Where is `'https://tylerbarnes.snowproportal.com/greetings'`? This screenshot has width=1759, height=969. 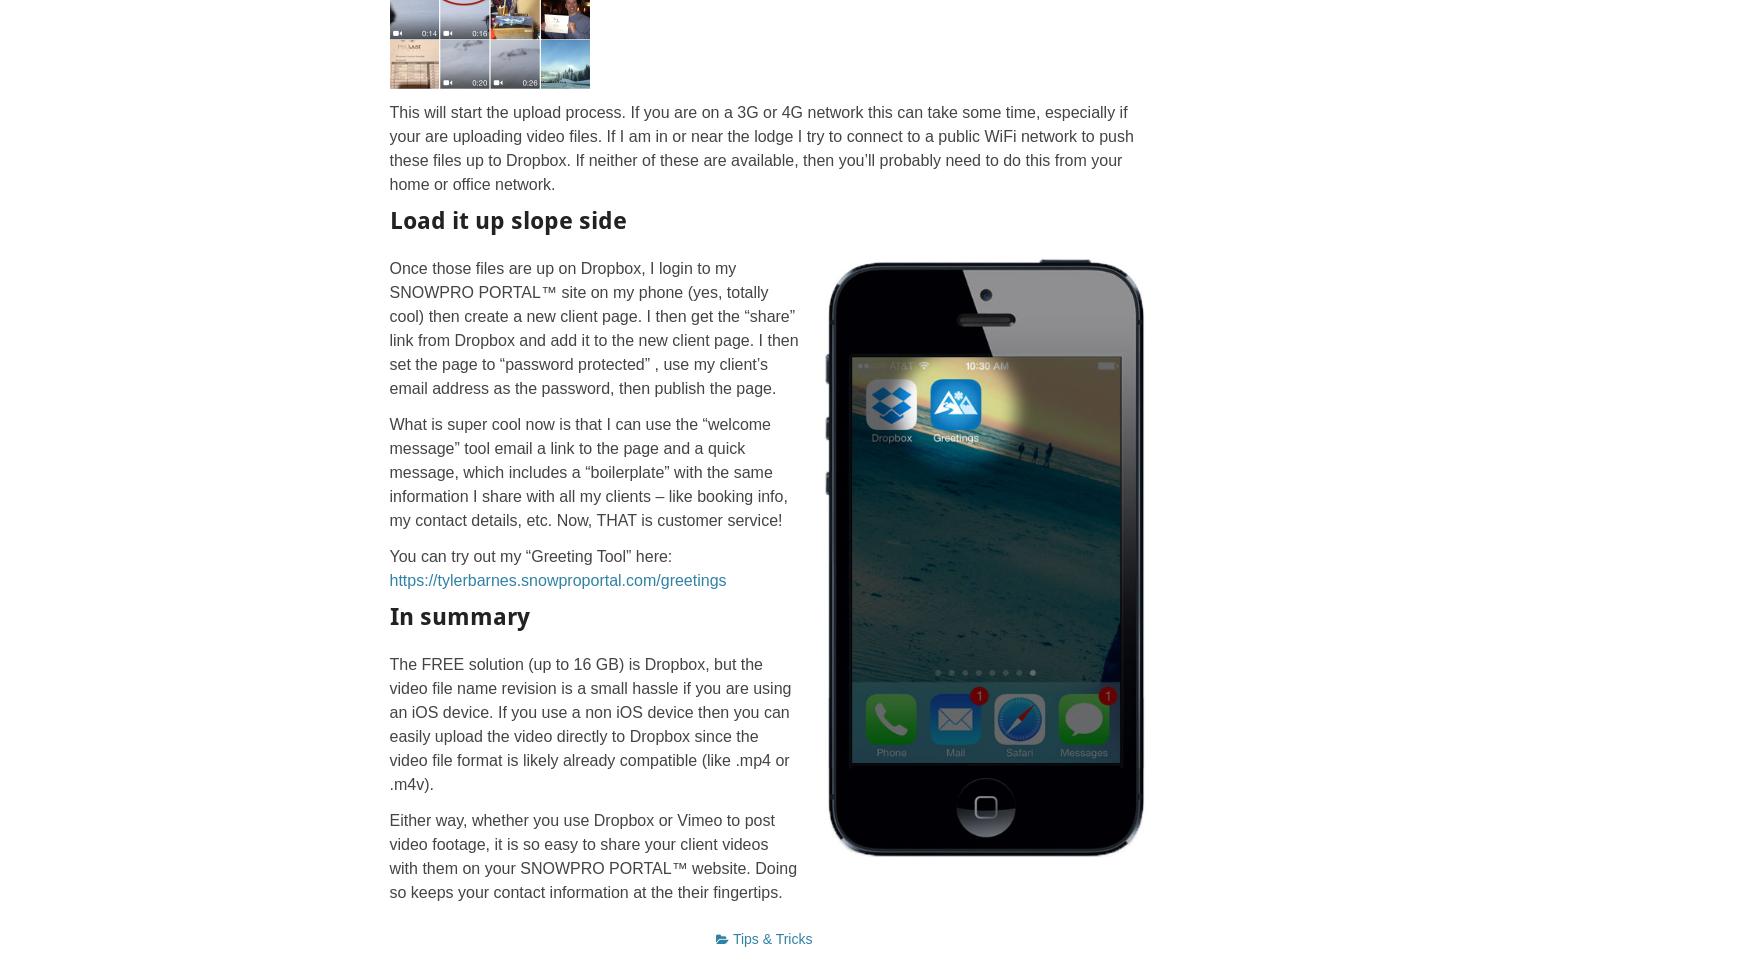
'https://tylerbarnes.snowproportal.com/greetings' is located at coordinates (556, 578).